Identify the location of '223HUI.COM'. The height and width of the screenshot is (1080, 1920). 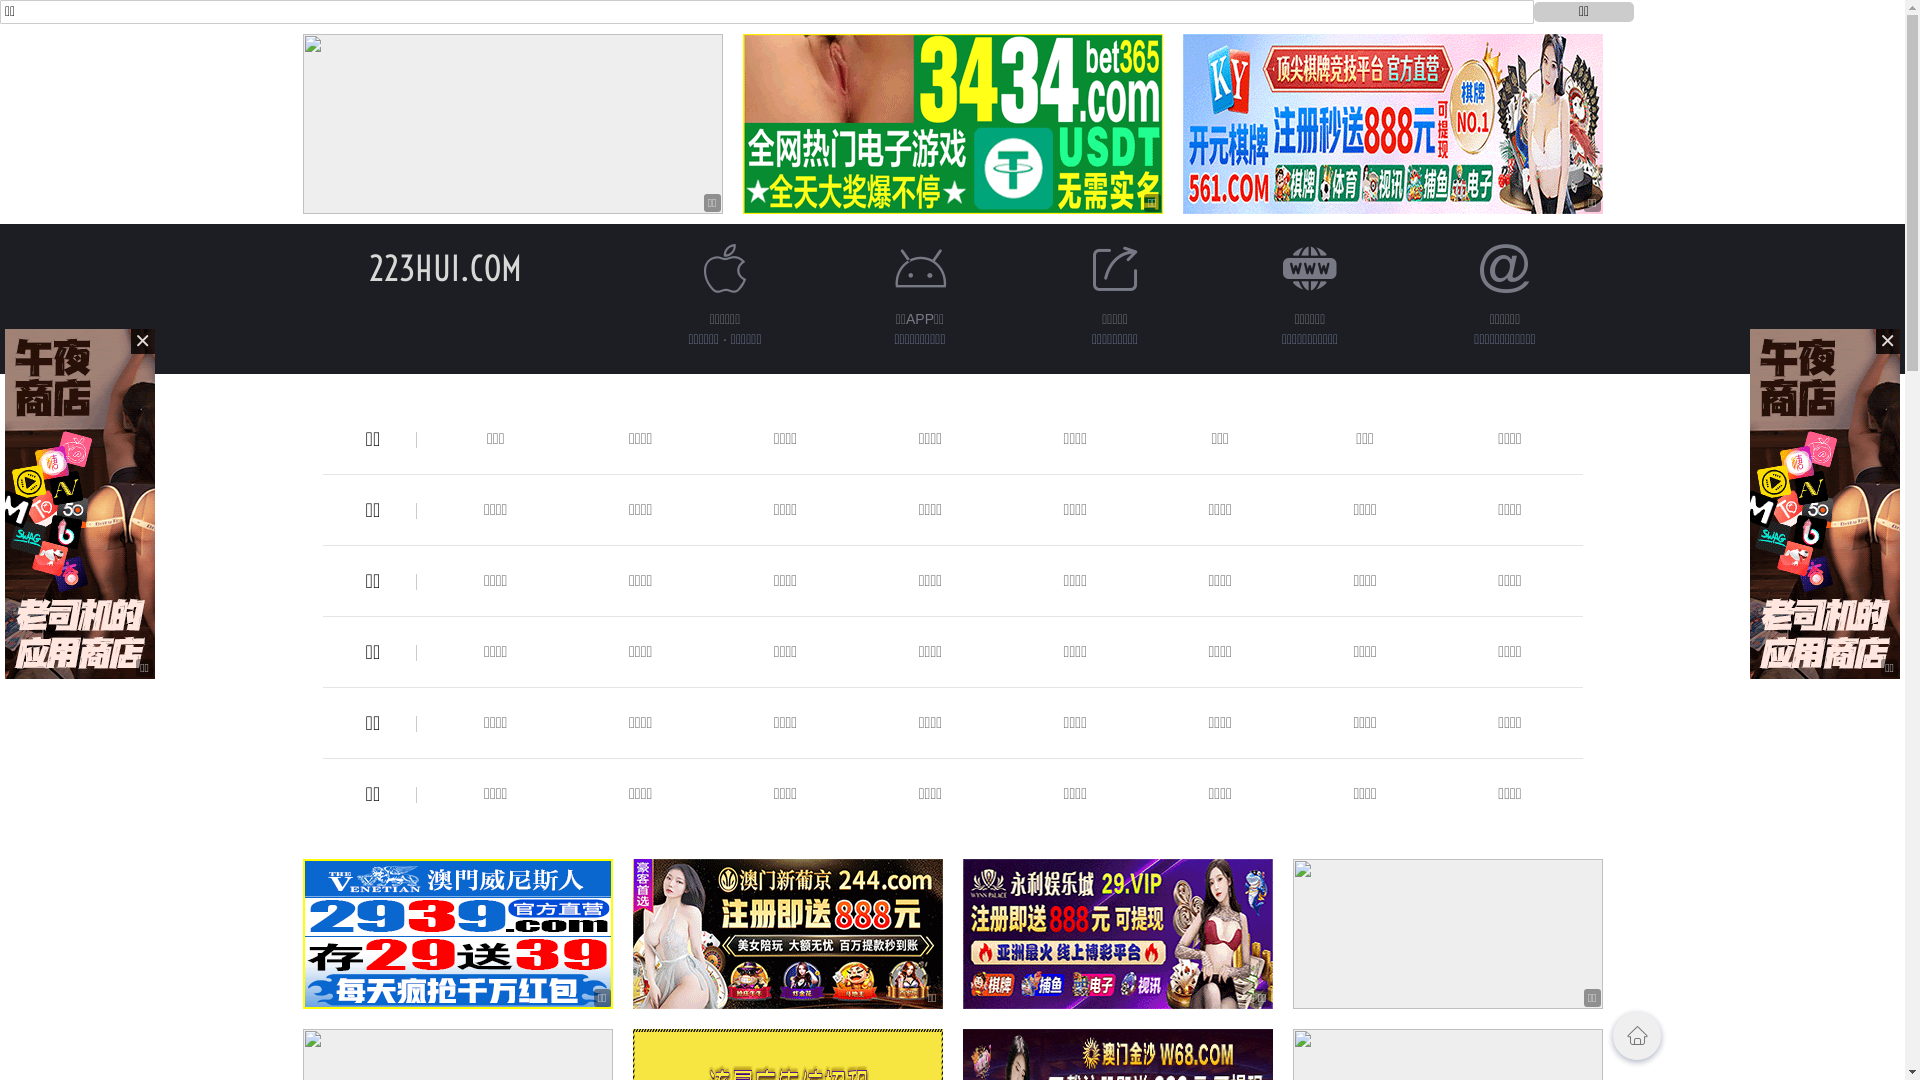
(444, 267).